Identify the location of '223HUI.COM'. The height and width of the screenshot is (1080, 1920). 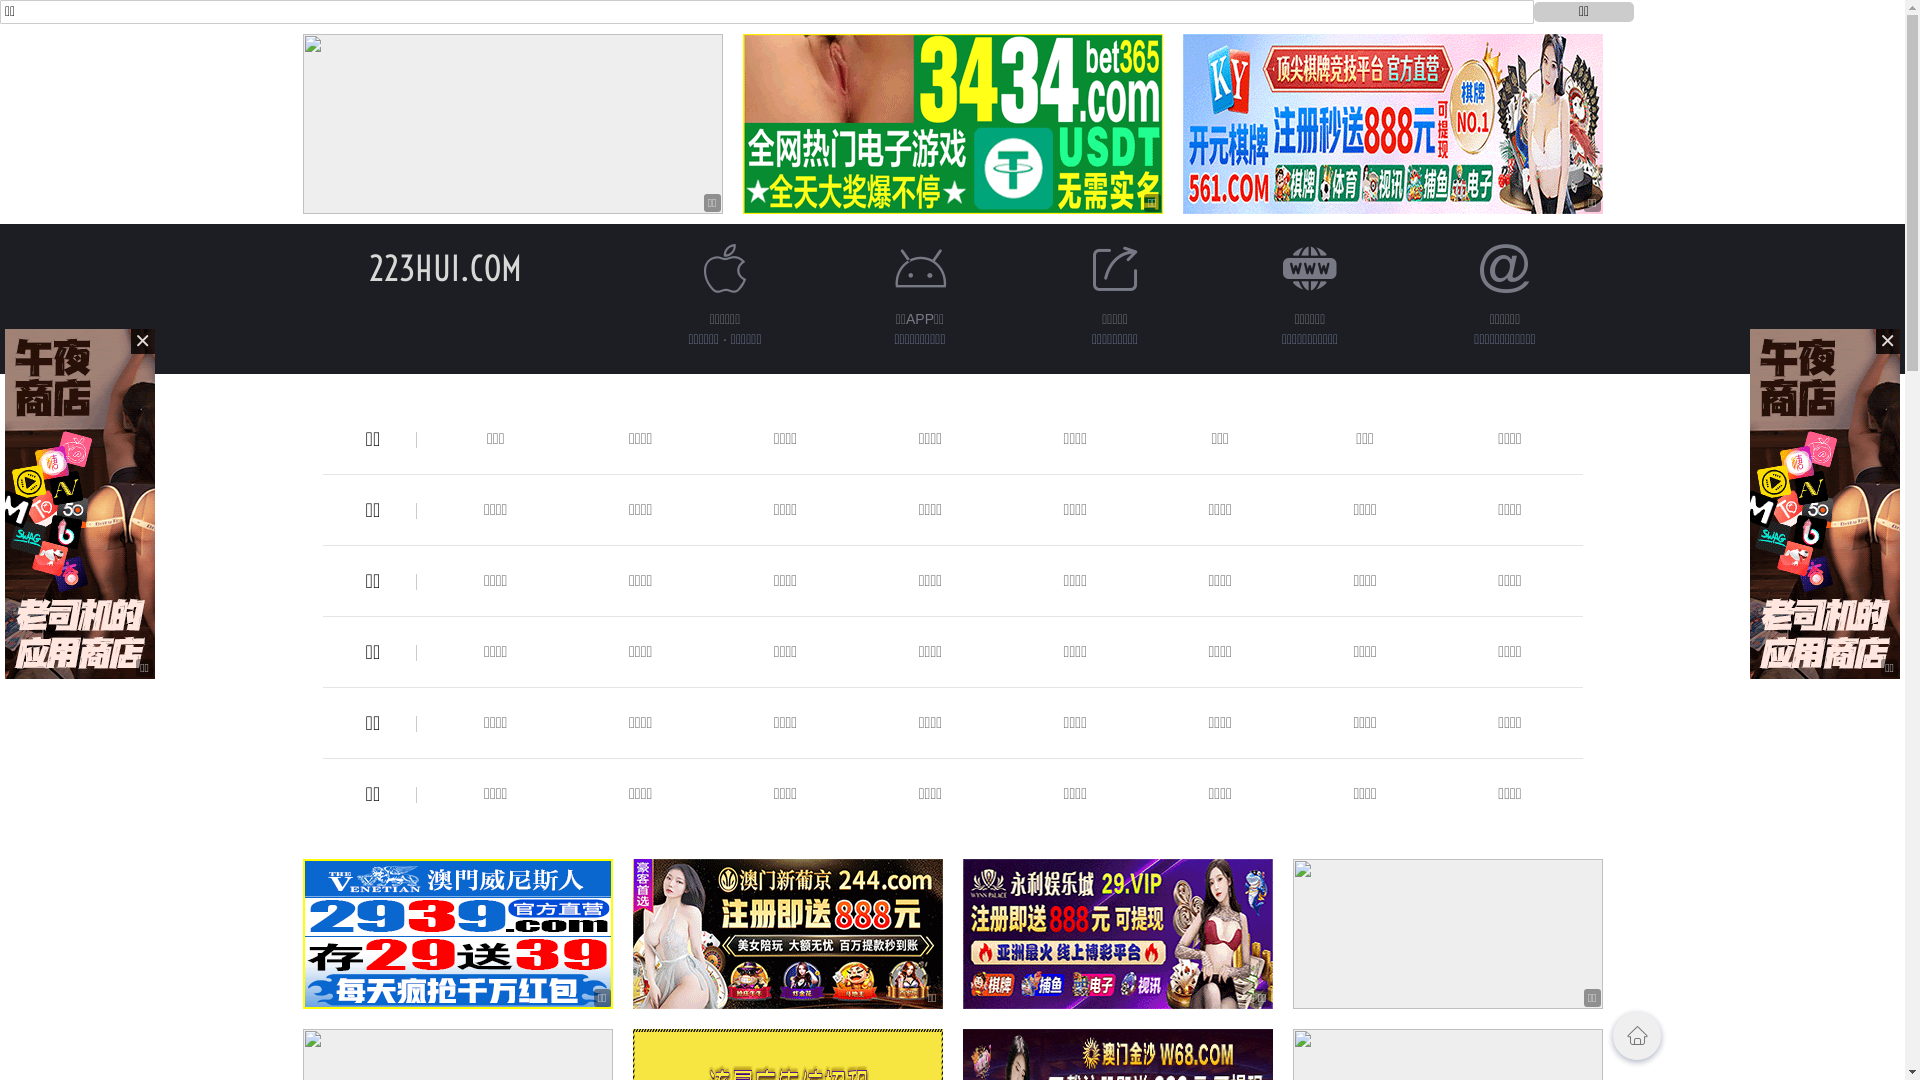
(444, 267).